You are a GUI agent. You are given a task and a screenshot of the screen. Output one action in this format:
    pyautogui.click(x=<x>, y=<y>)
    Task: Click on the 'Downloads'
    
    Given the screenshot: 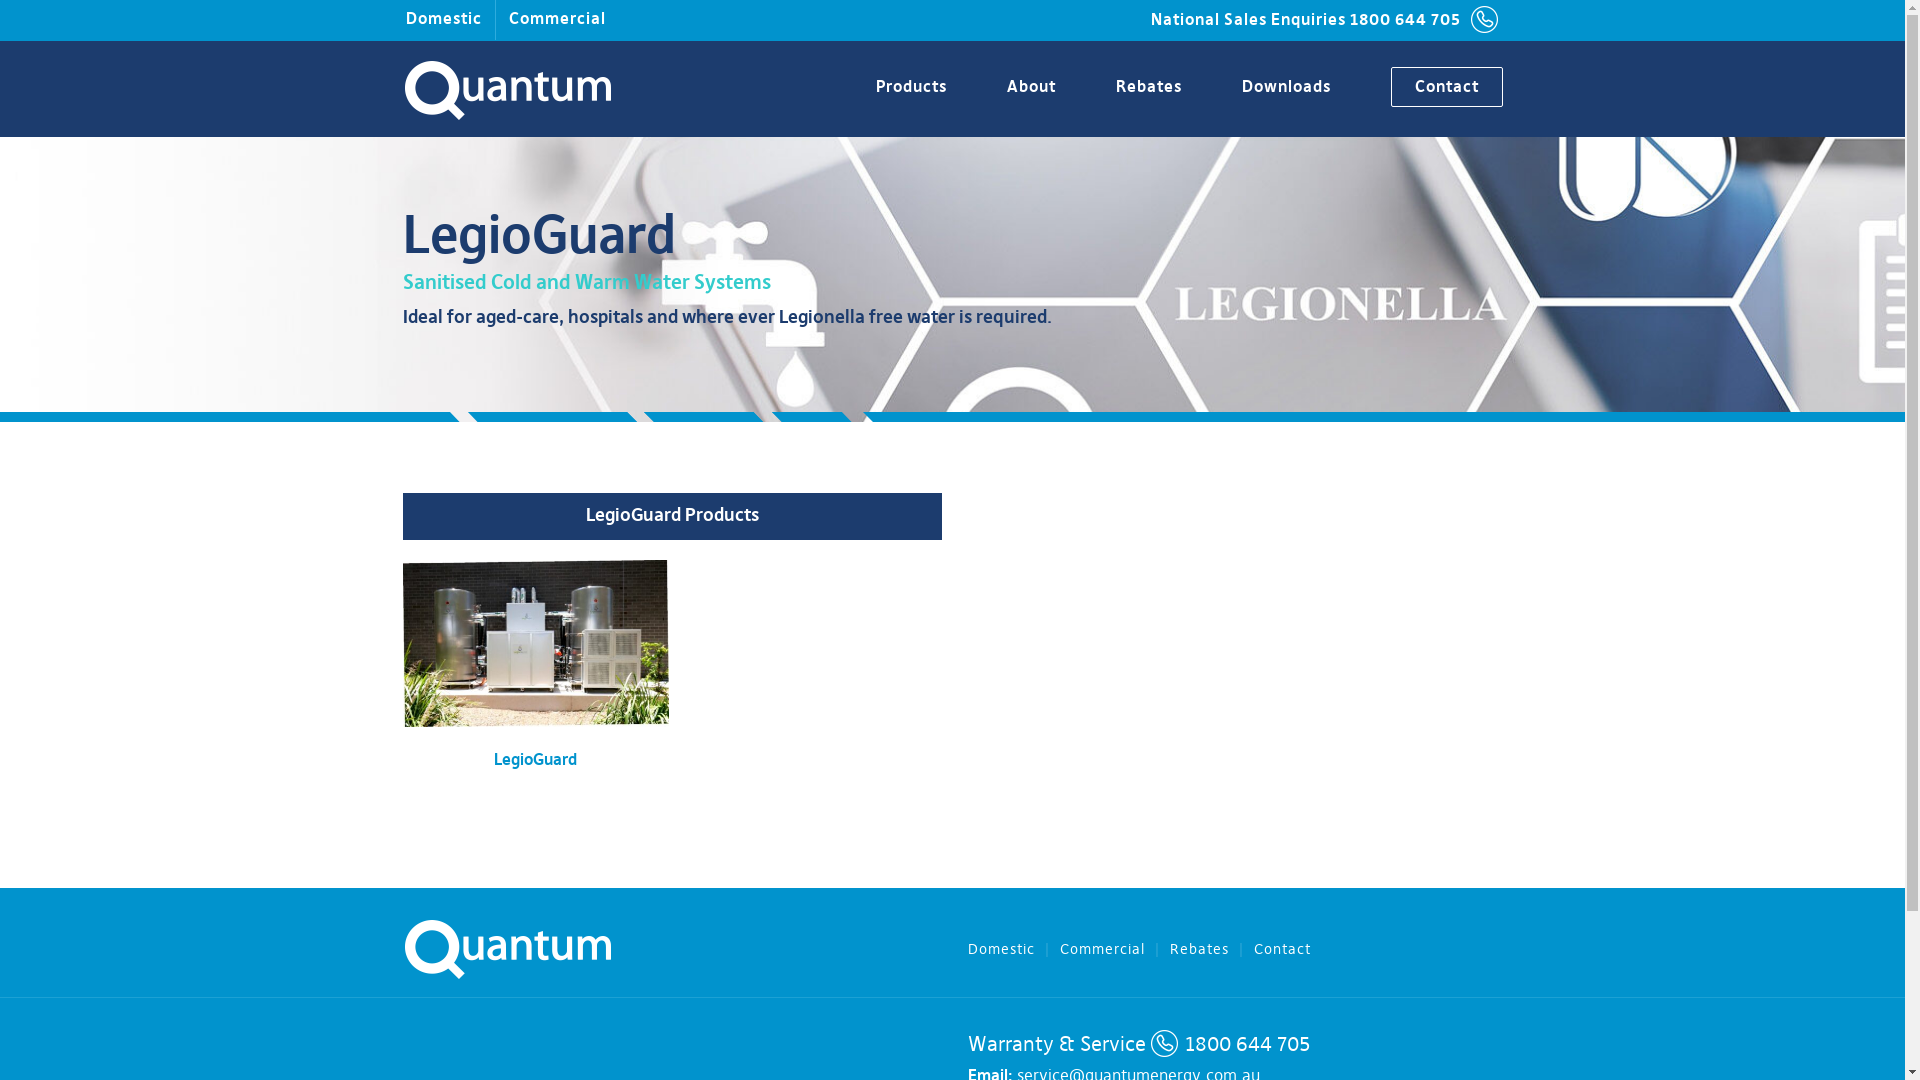 What is the action you would take?
    pyautogui.click(x=1266, y=87)
    